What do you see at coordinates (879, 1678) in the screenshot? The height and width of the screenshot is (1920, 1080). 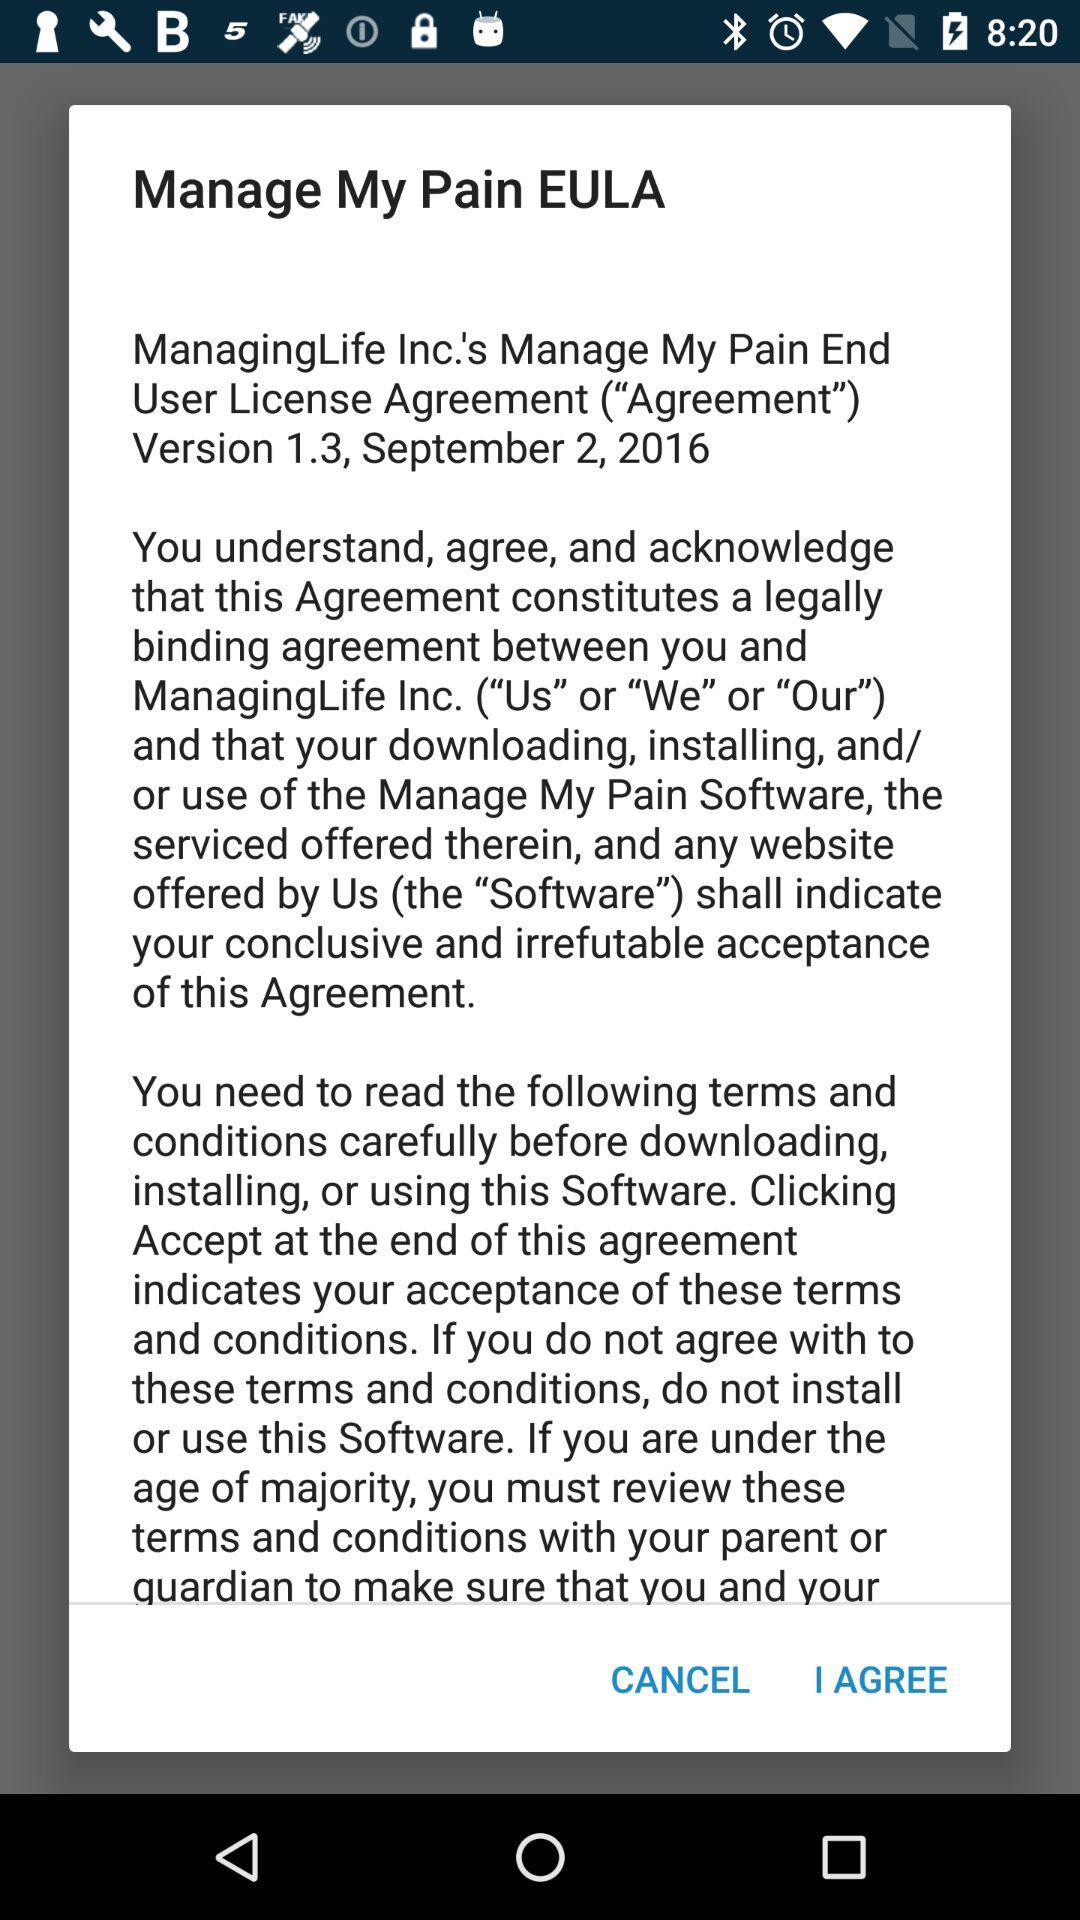 I see `item next to cancel icon` at bounding box center [879, 1678].